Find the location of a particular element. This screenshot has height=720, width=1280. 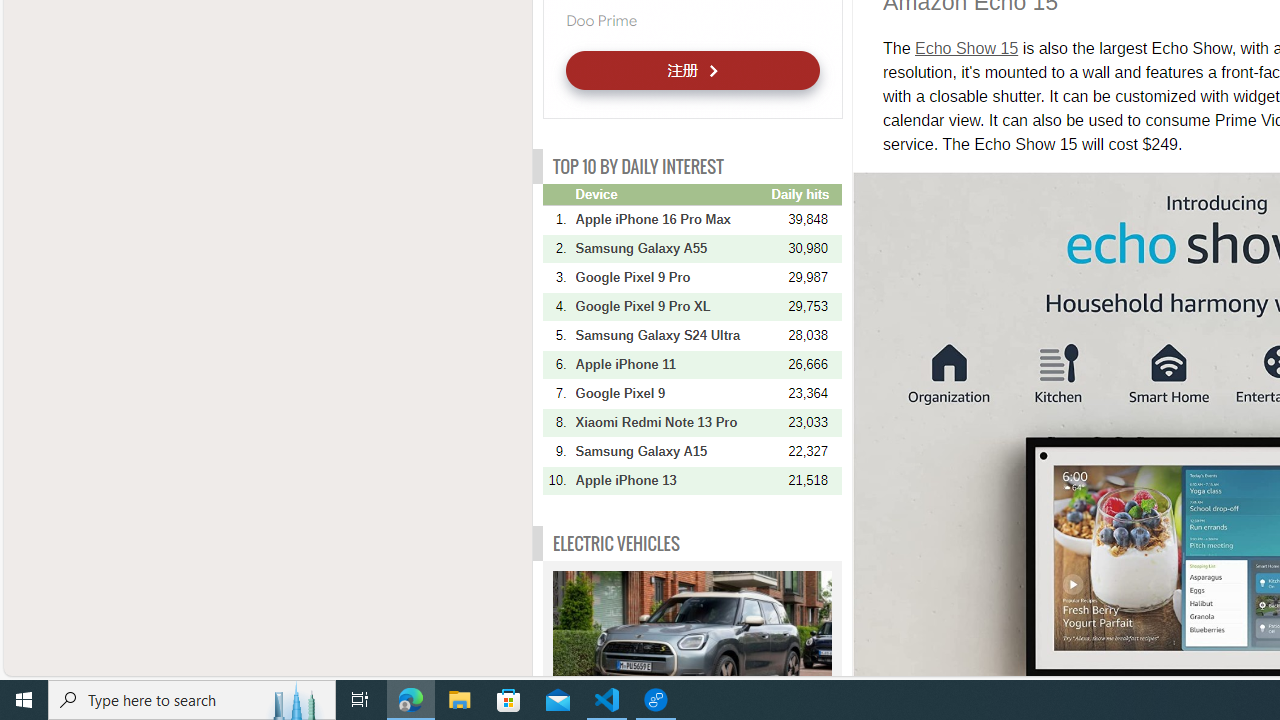

'Google Pixel 9' is located at coordinates (671, 393).